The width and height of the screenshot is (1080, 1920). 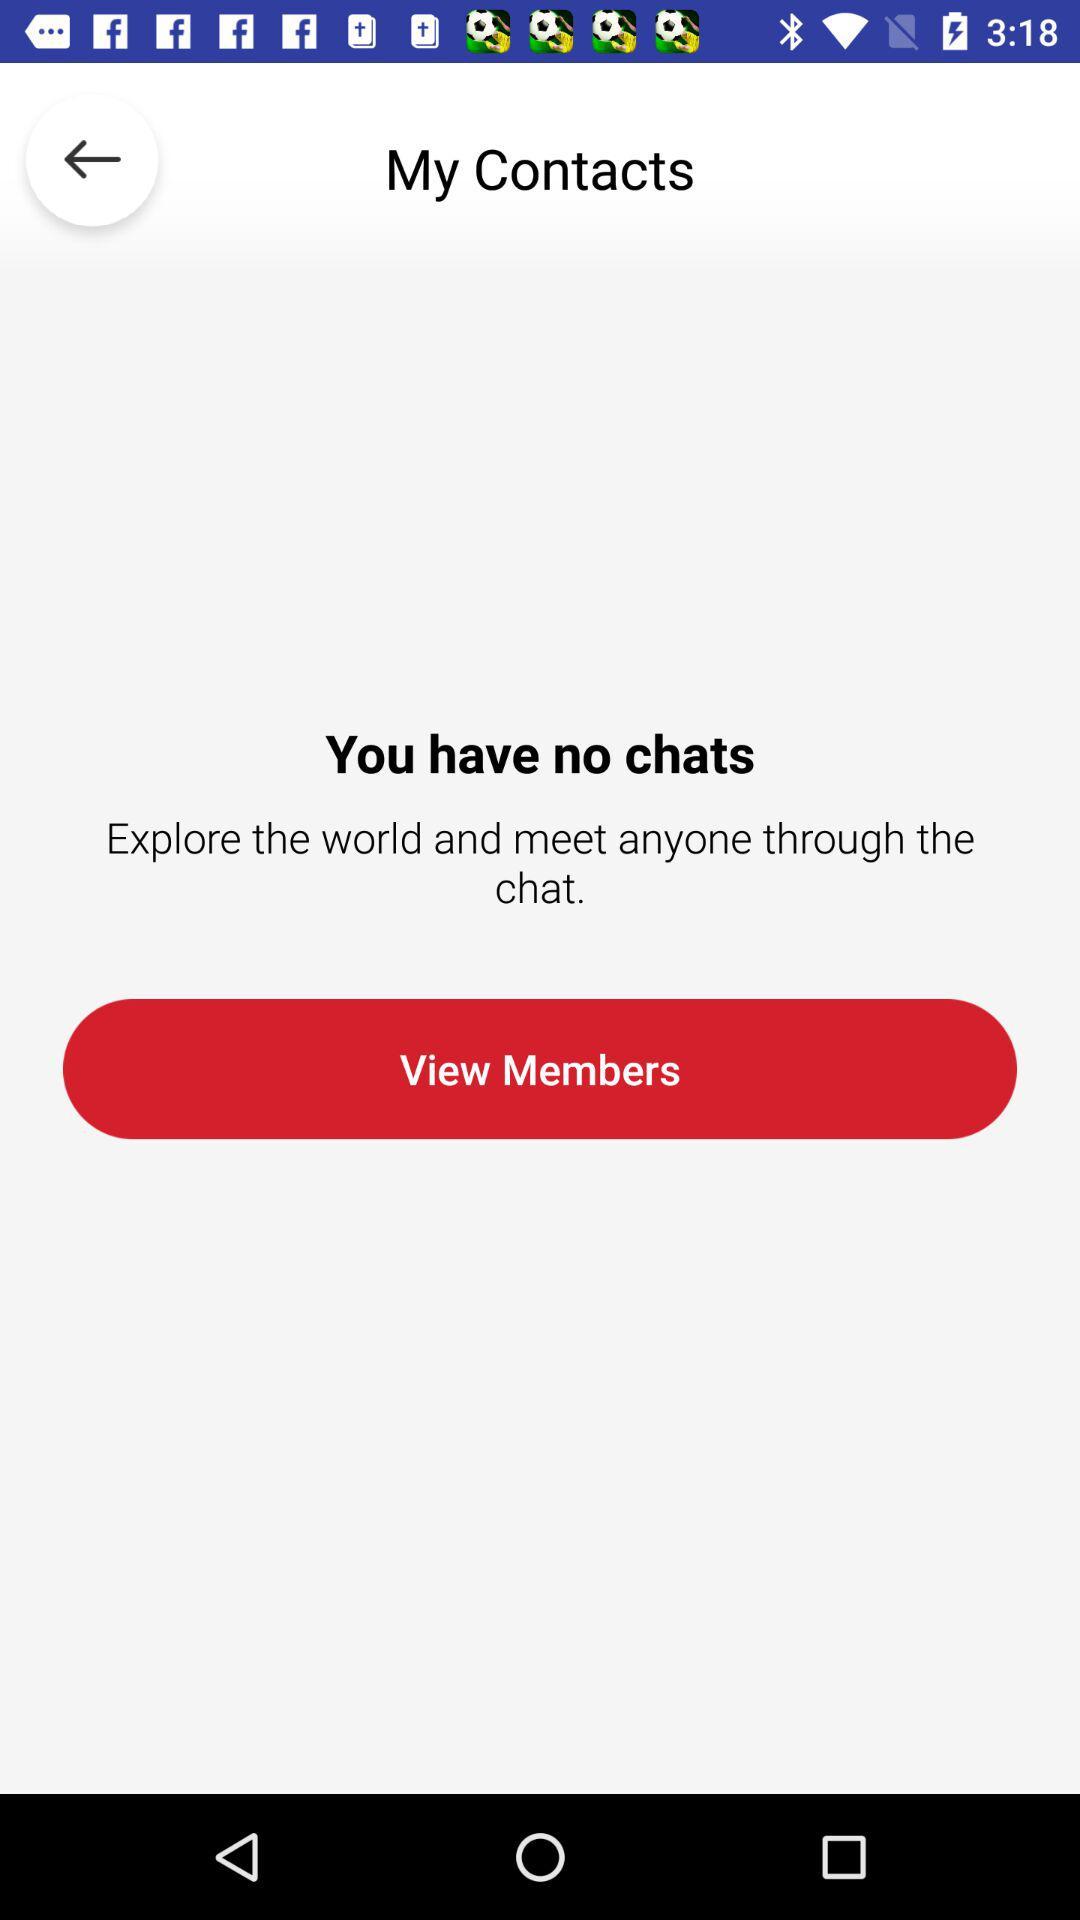 I want to click on the view members, so click(x=540, y=1068).